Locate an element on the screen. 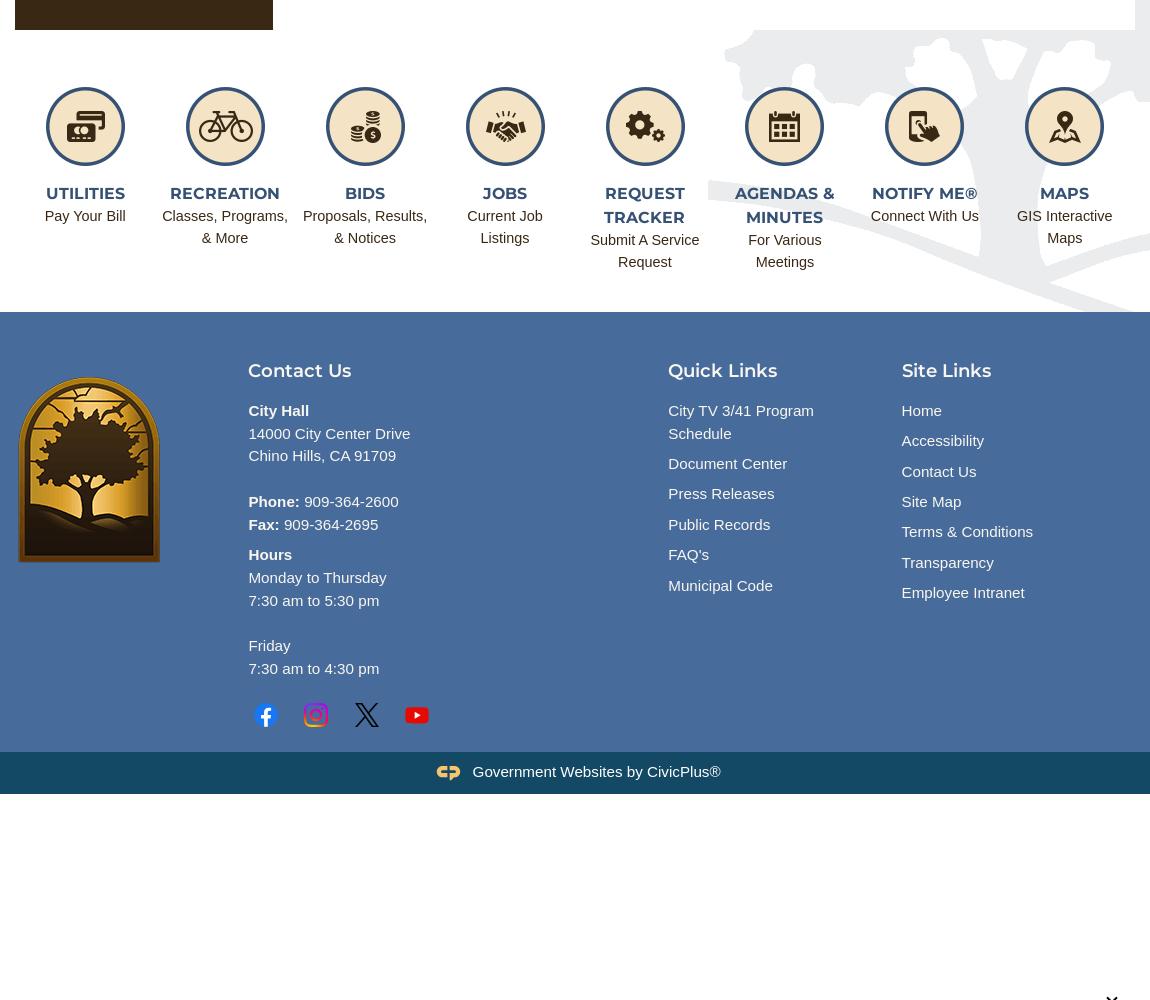 The image size is (1150, 1000). 'Phone:' is located at coordinates (272, 501).